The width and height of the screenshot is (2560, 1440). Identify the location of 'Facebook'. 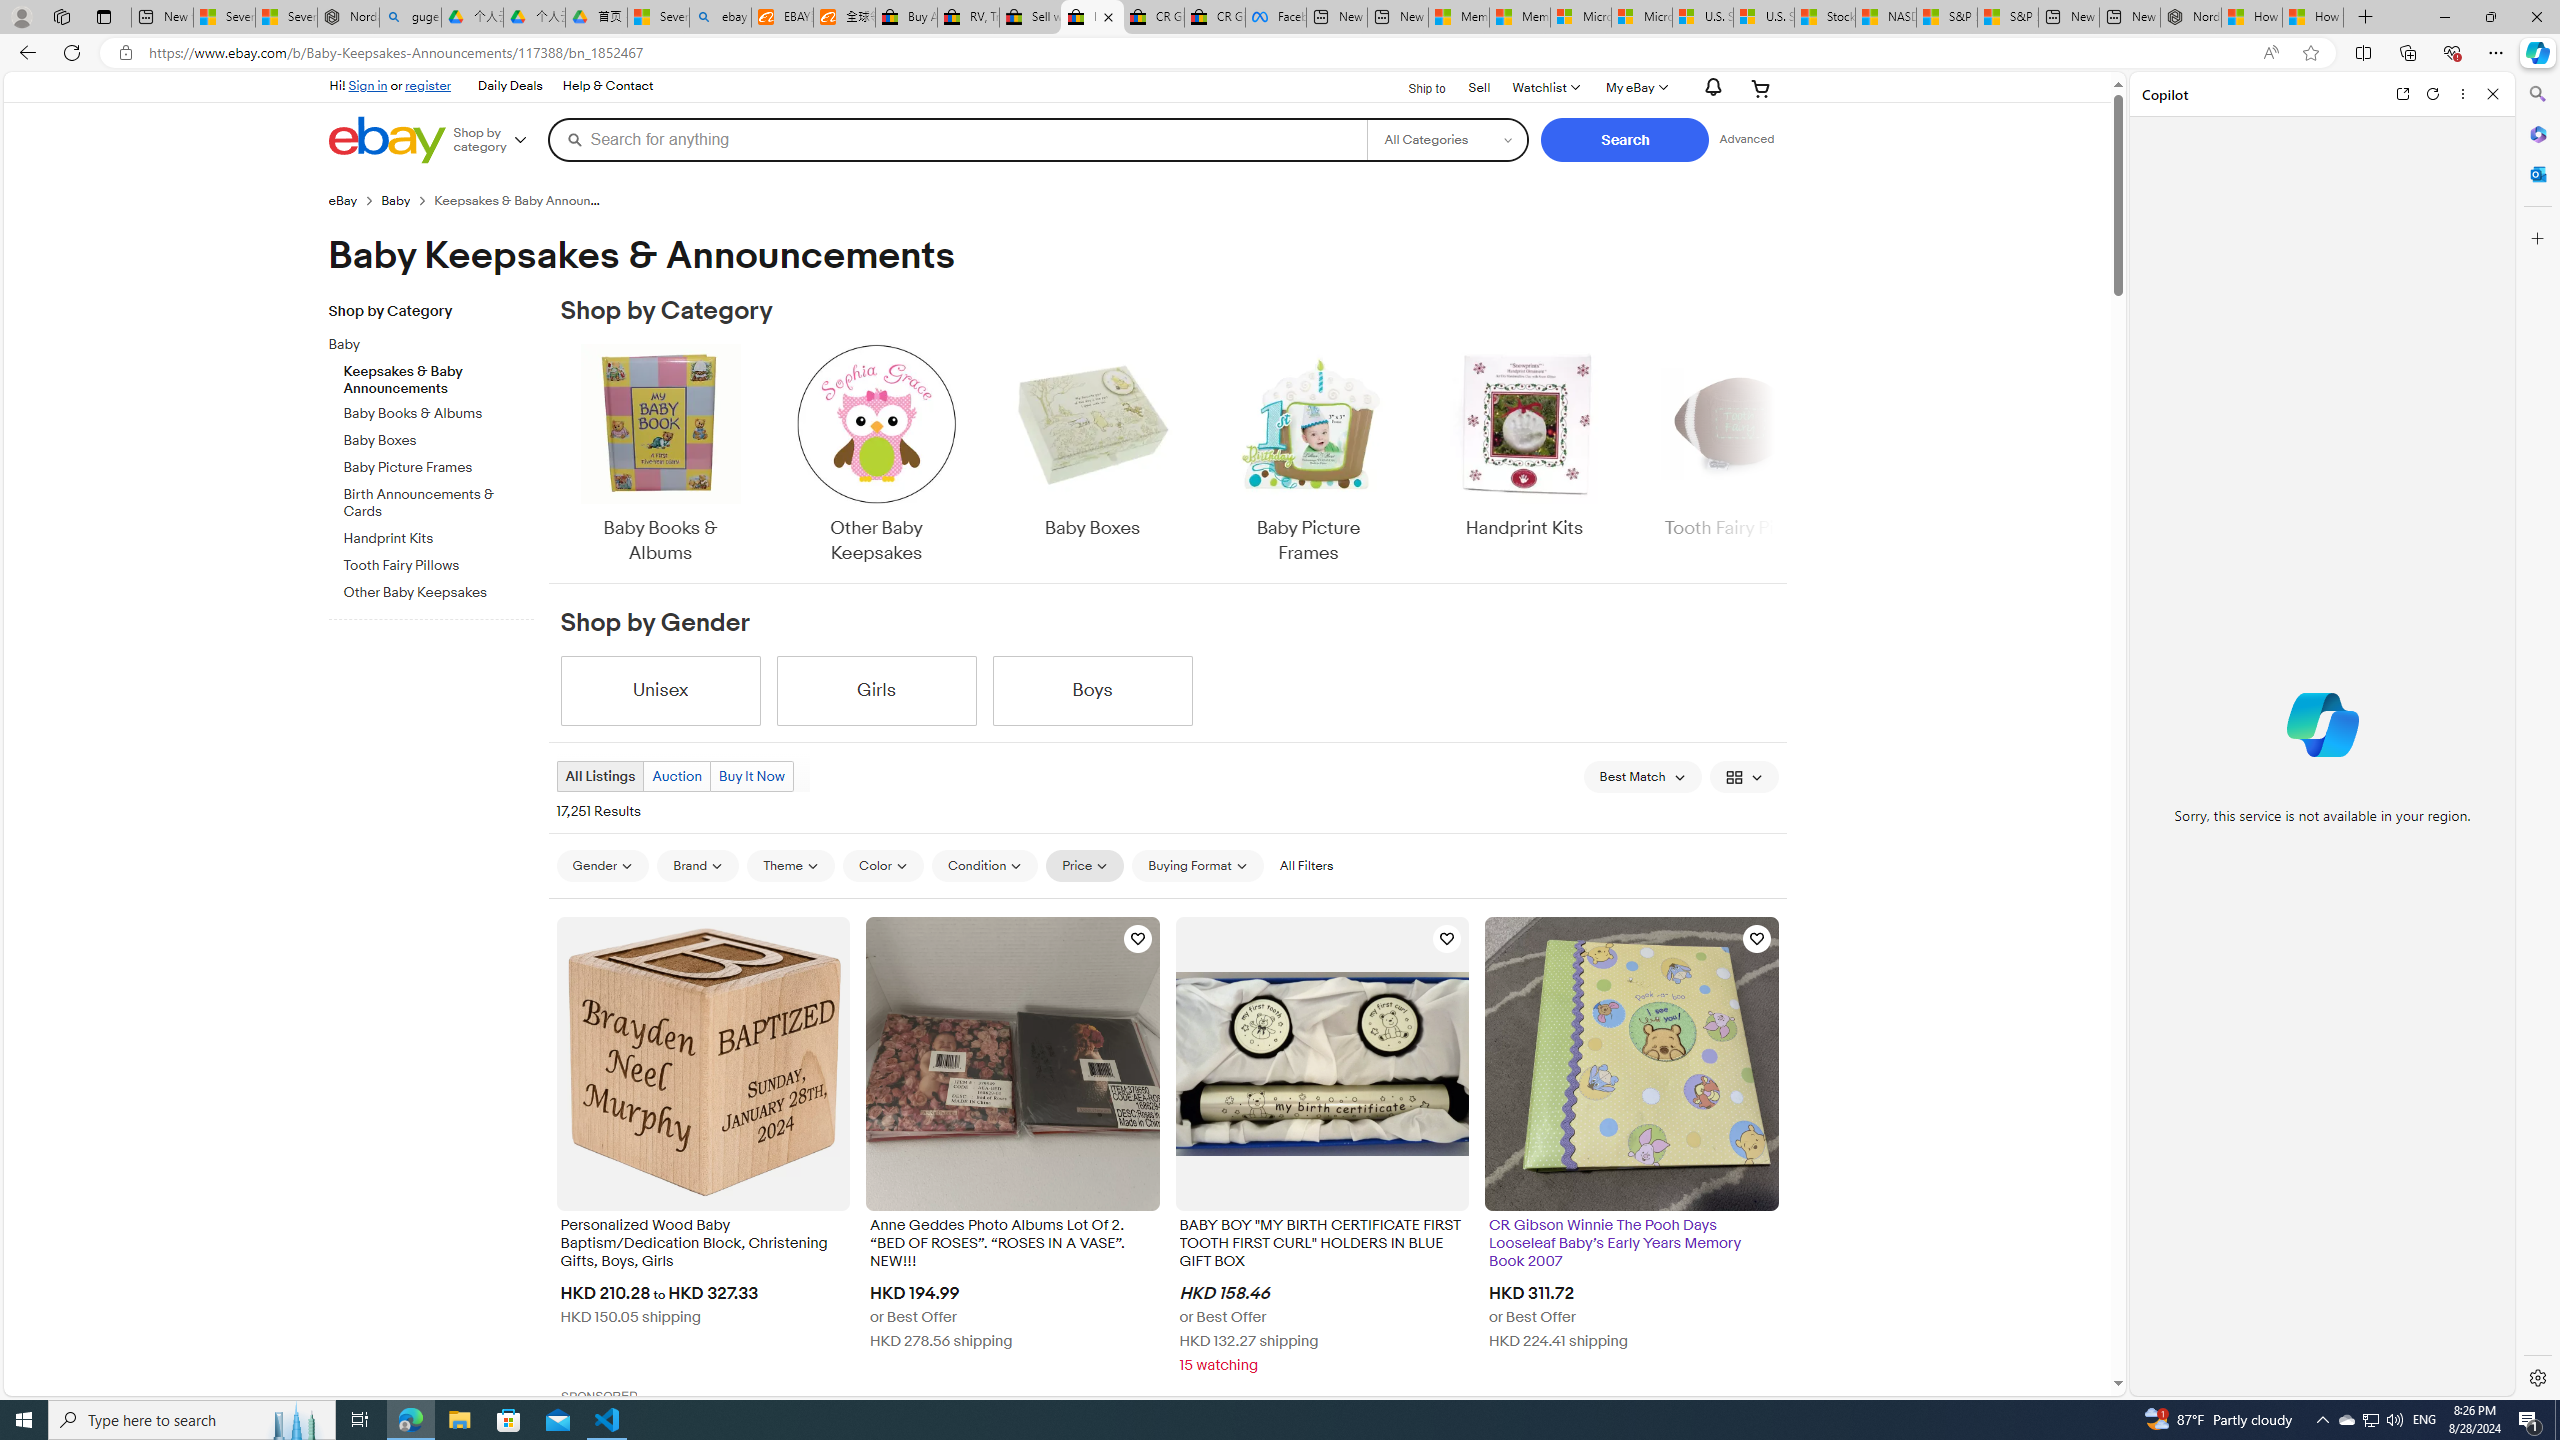
(1275, 16).